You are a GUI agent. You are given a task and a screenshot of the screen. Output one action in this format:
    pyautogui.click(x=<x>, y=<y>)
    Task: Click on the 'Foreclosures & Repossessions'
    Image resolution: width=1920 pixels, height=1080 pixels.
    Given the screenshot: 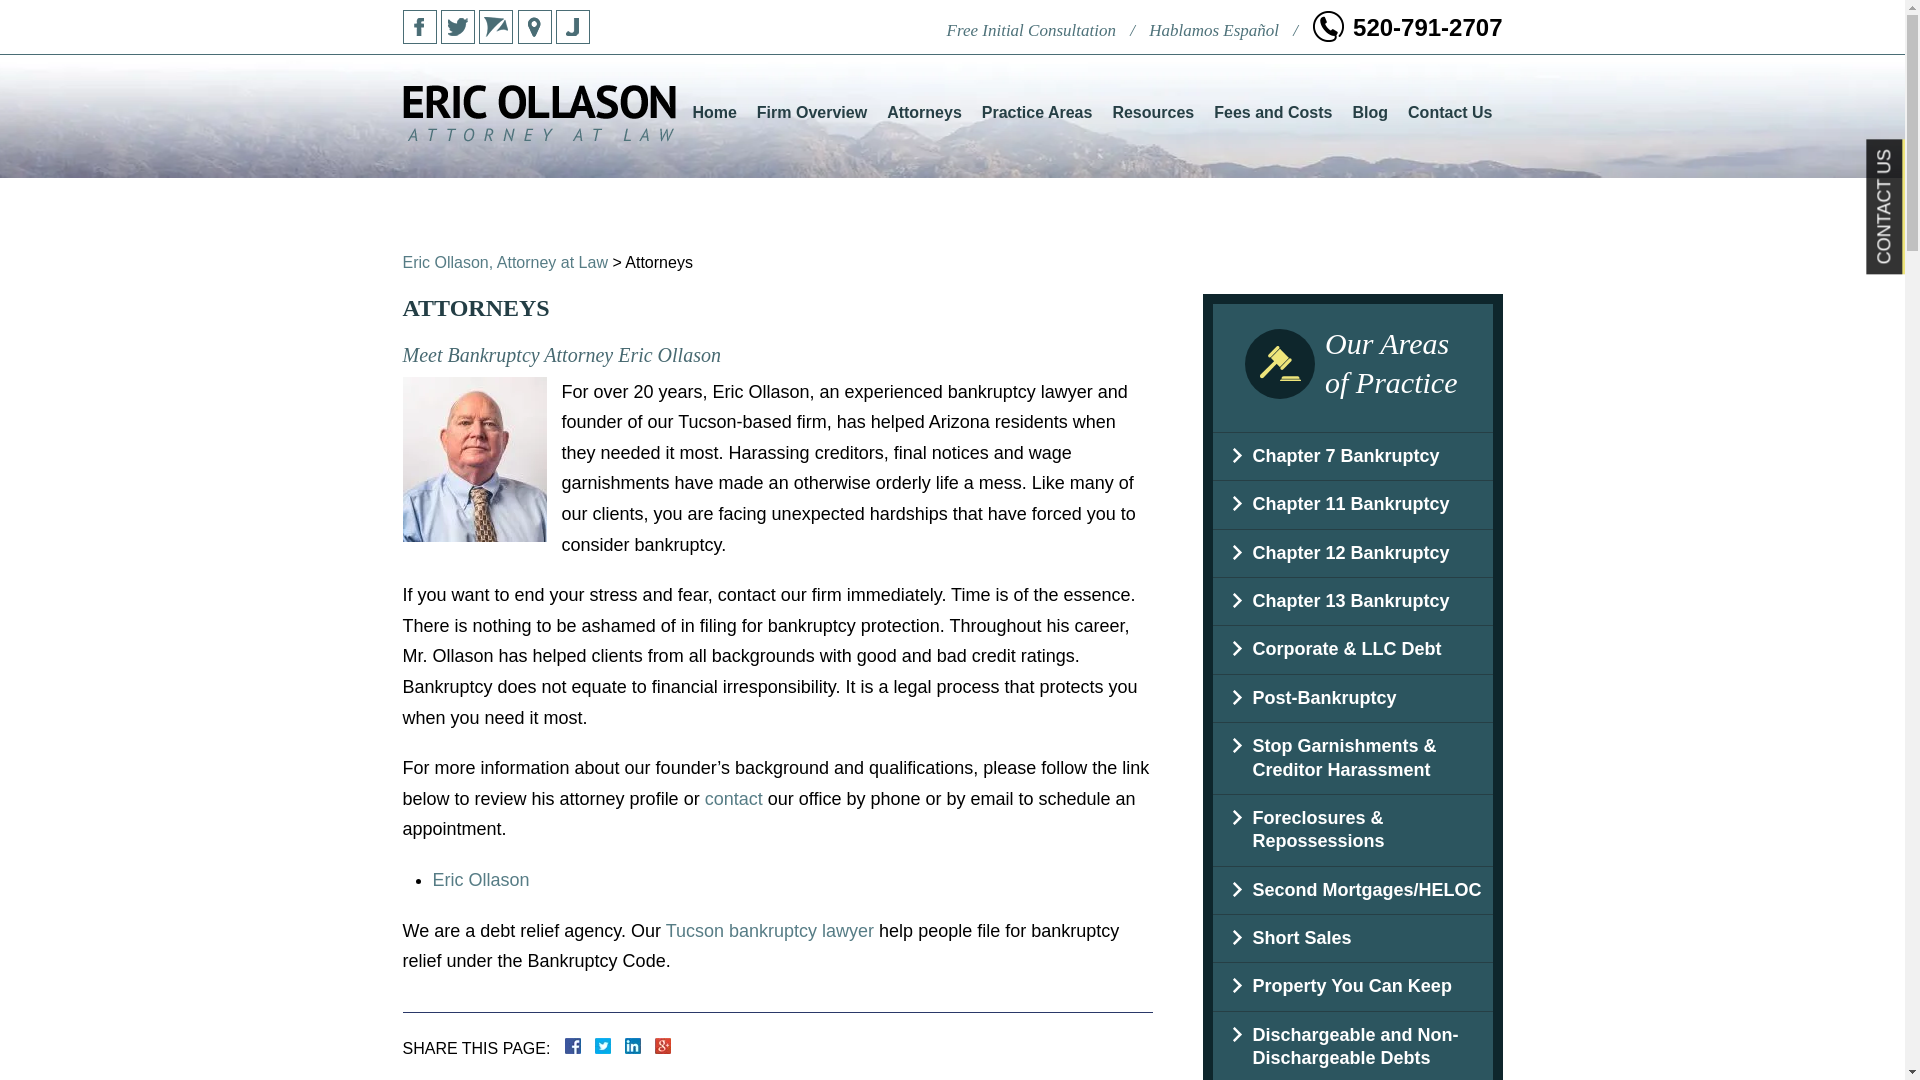 What is the action you would take?
    pyautogui.click(x=1352, y=830)
    